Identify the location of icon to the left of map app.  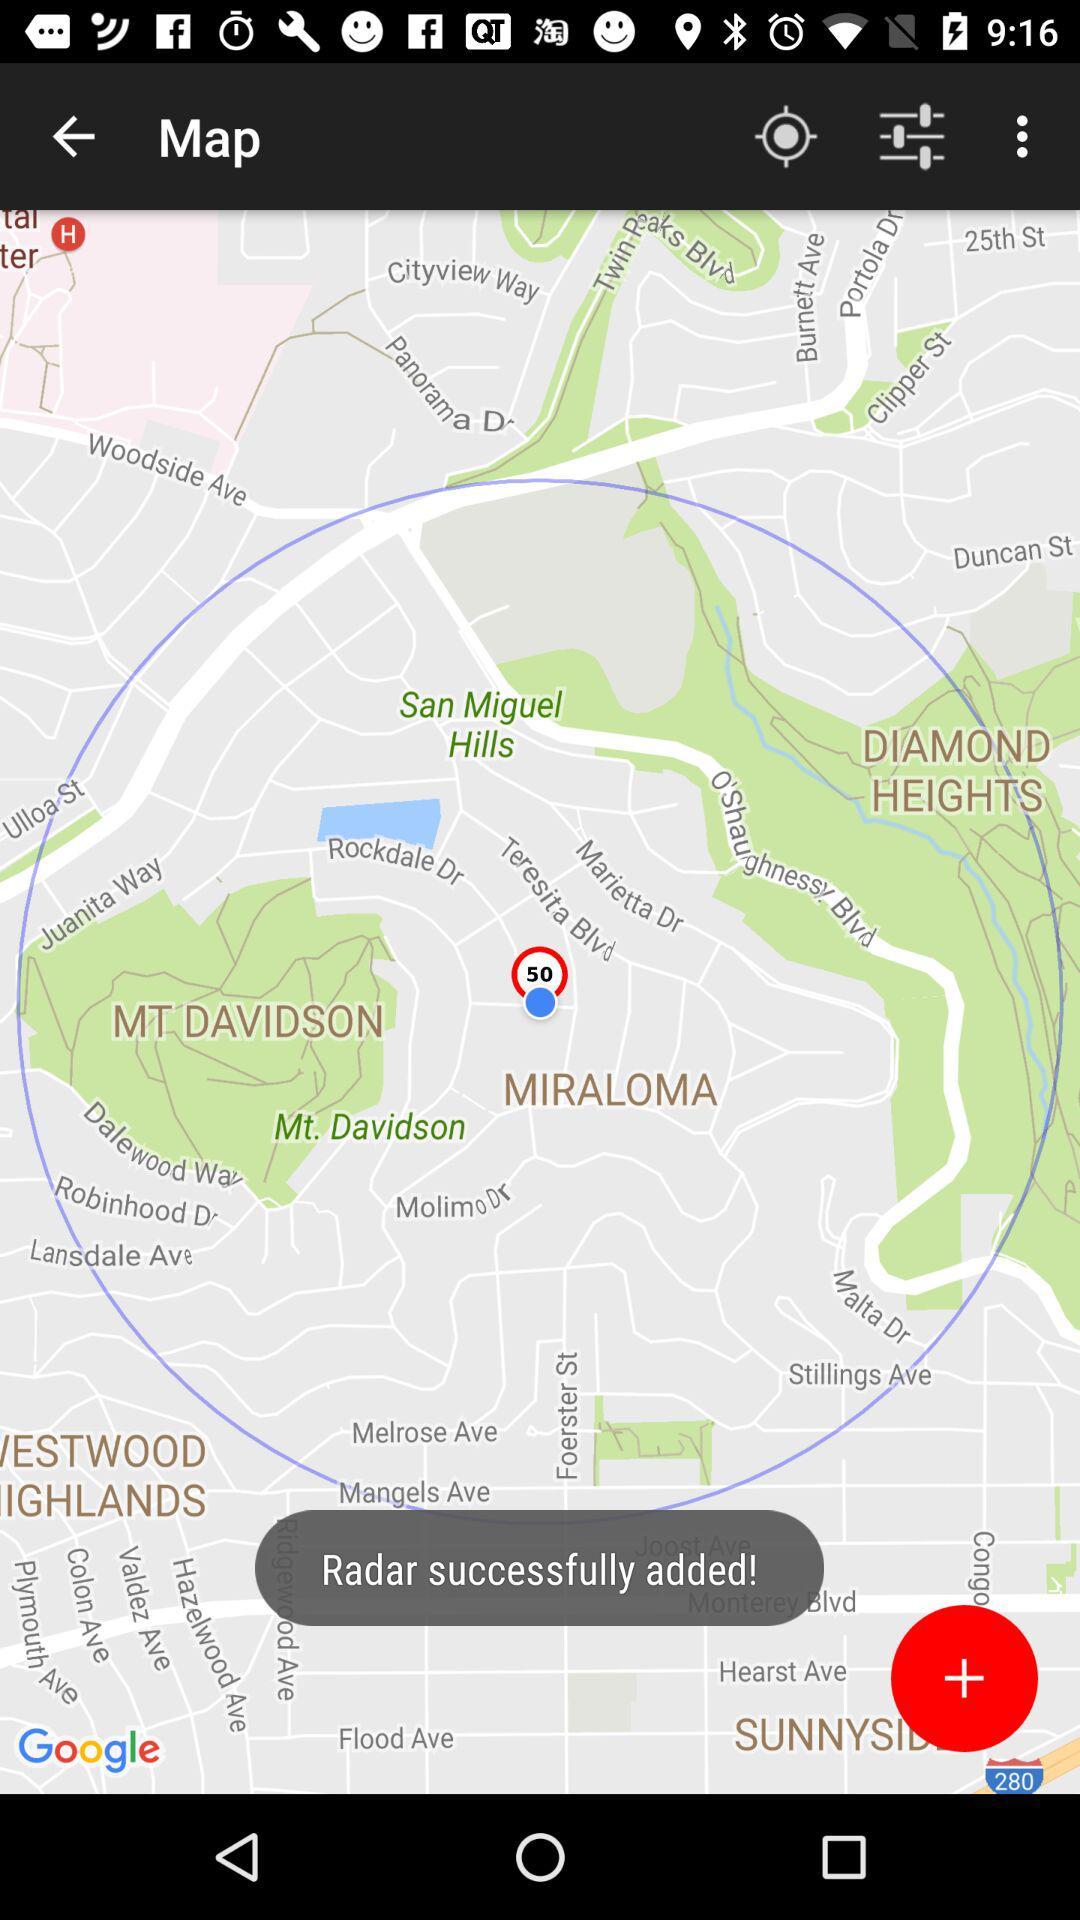
(72, 135).